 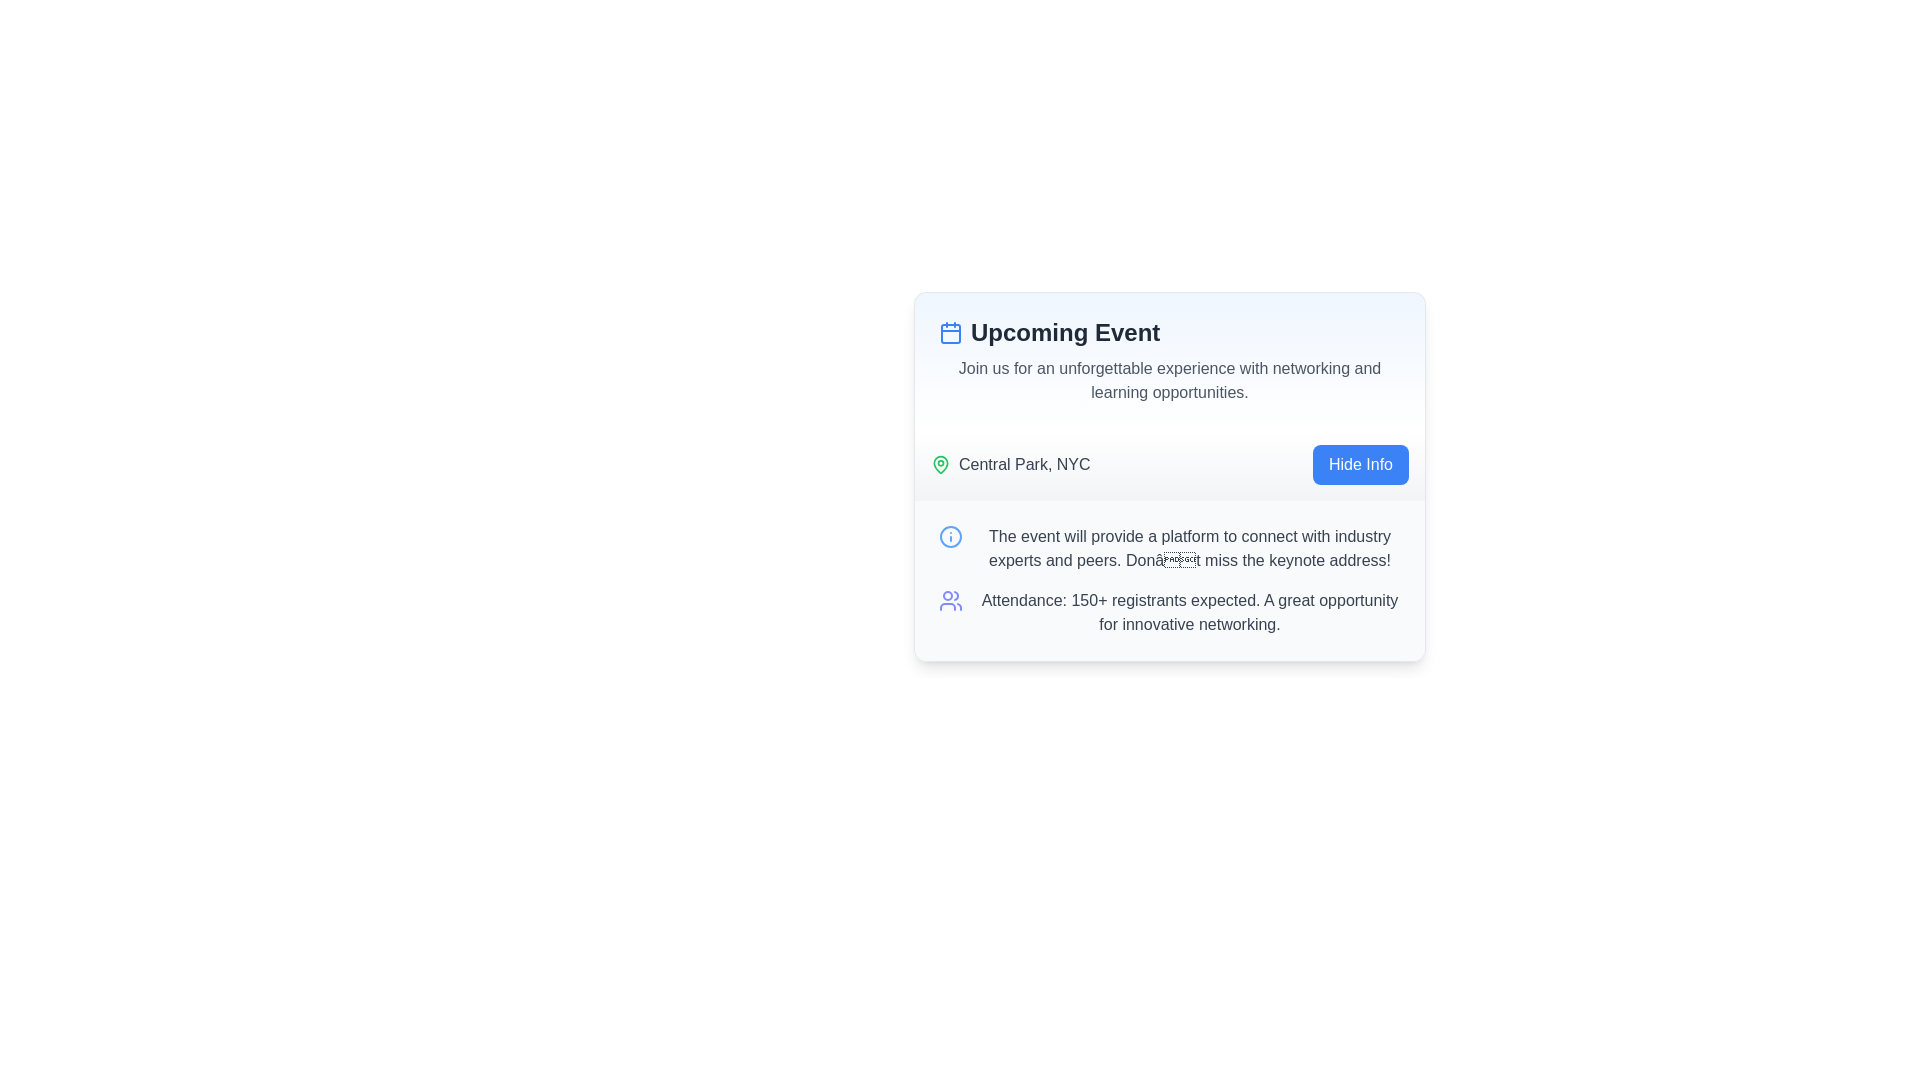 What do you see at coordinates (949, 600) in the screenshot?
I see `the indigo-blue group of people icon, which is positioned to the left of the text 'Attendance: 150+ registrants expected...' and aligned slightly above its center` at bounding box center [949, 600].